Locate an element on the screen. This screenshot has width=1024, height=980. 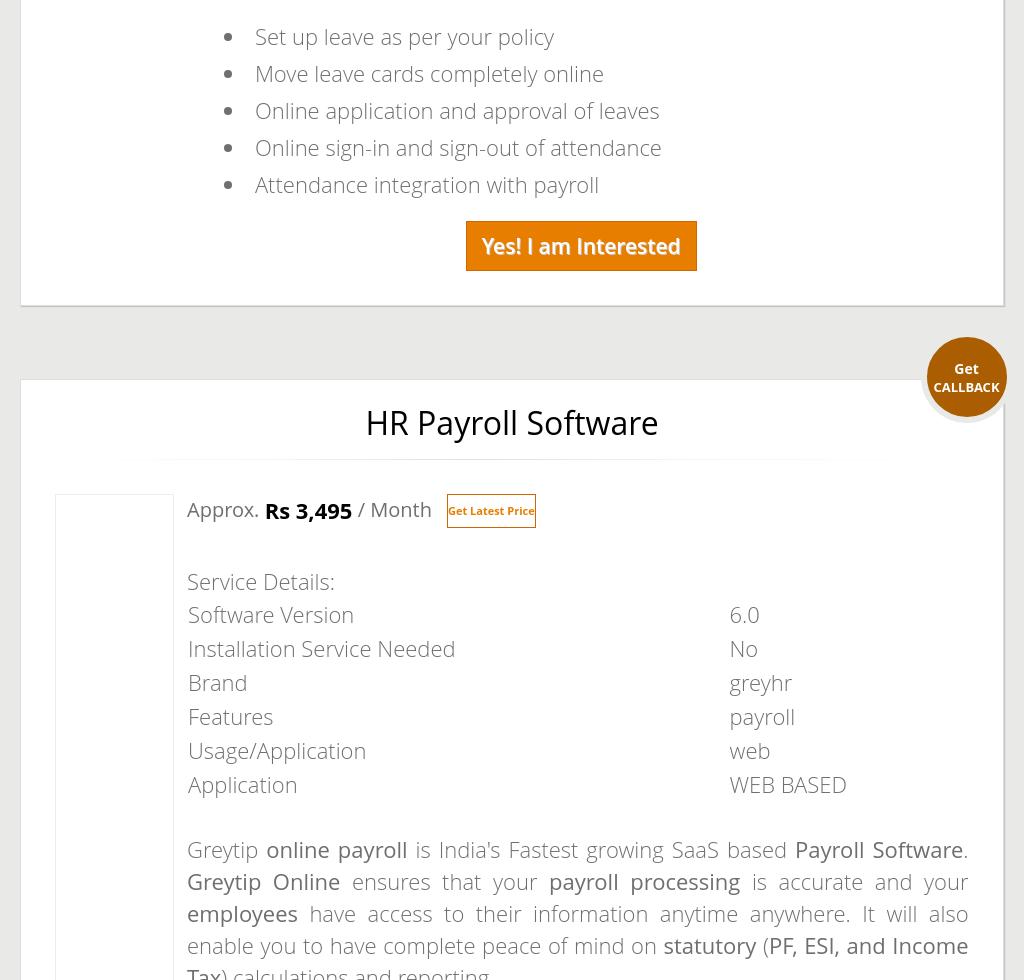
'is India's Fastest growing SaaS based' is located at coordinates (406, 848).